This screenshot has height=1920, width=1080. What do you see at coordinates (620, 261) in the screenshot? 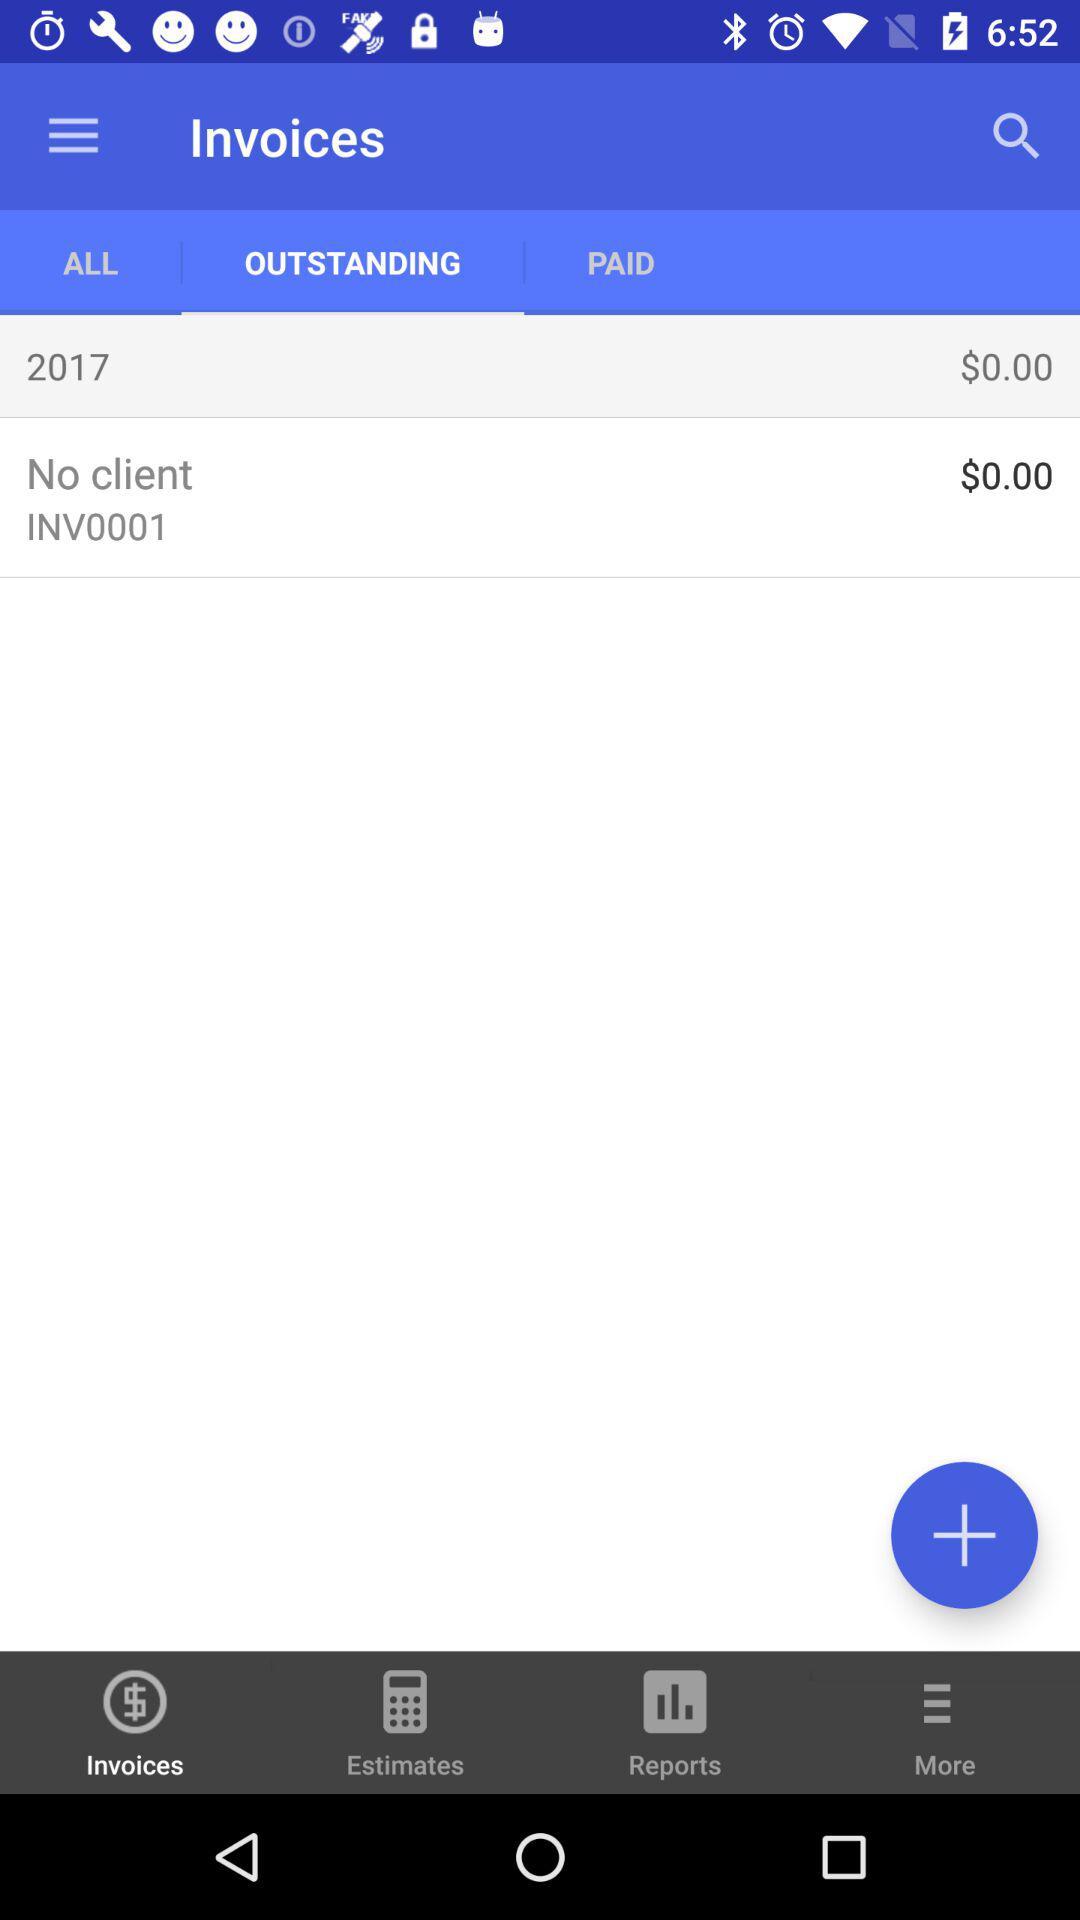
I see `paid item` at bounding box center [620, 261].